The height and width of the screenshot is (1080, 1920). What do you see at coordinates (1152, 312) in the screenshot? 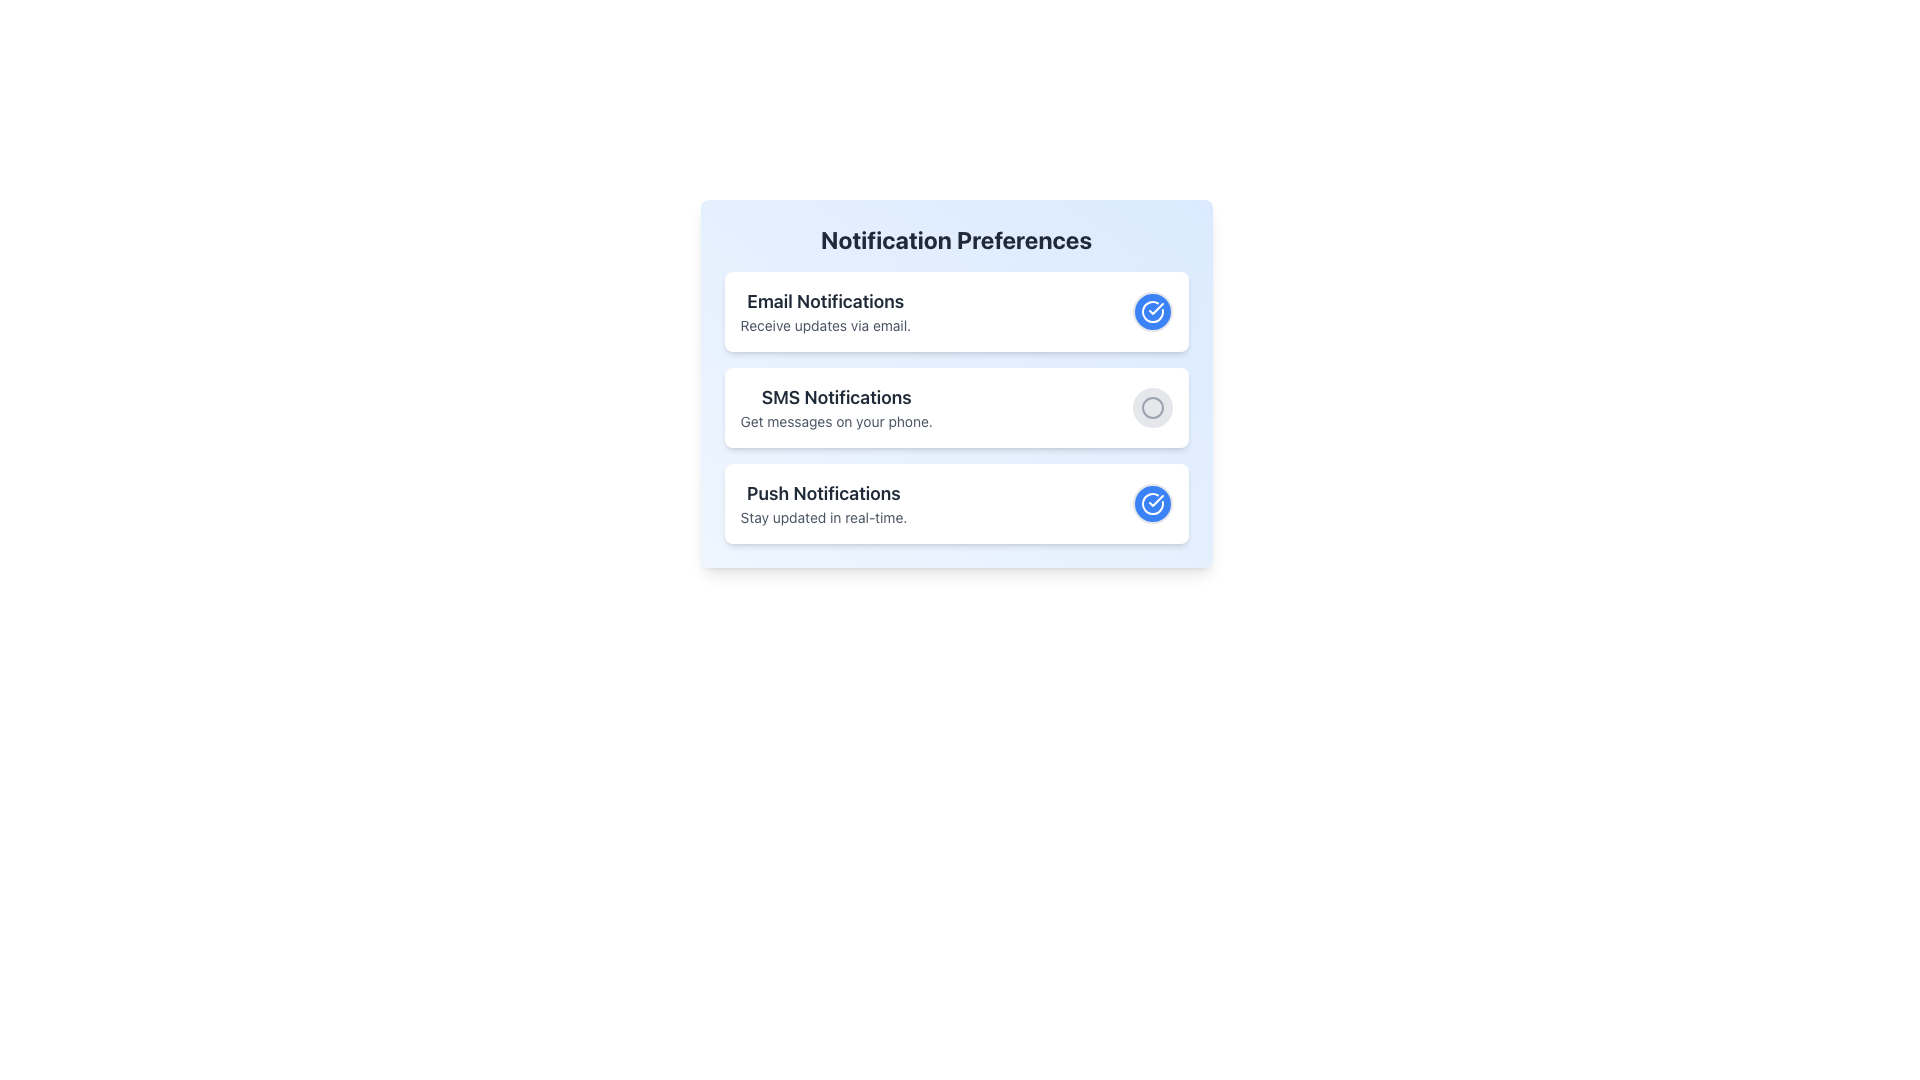
I see `the button that activates or confirms 'Email Notifications'` at bounding box center [1152, 312].